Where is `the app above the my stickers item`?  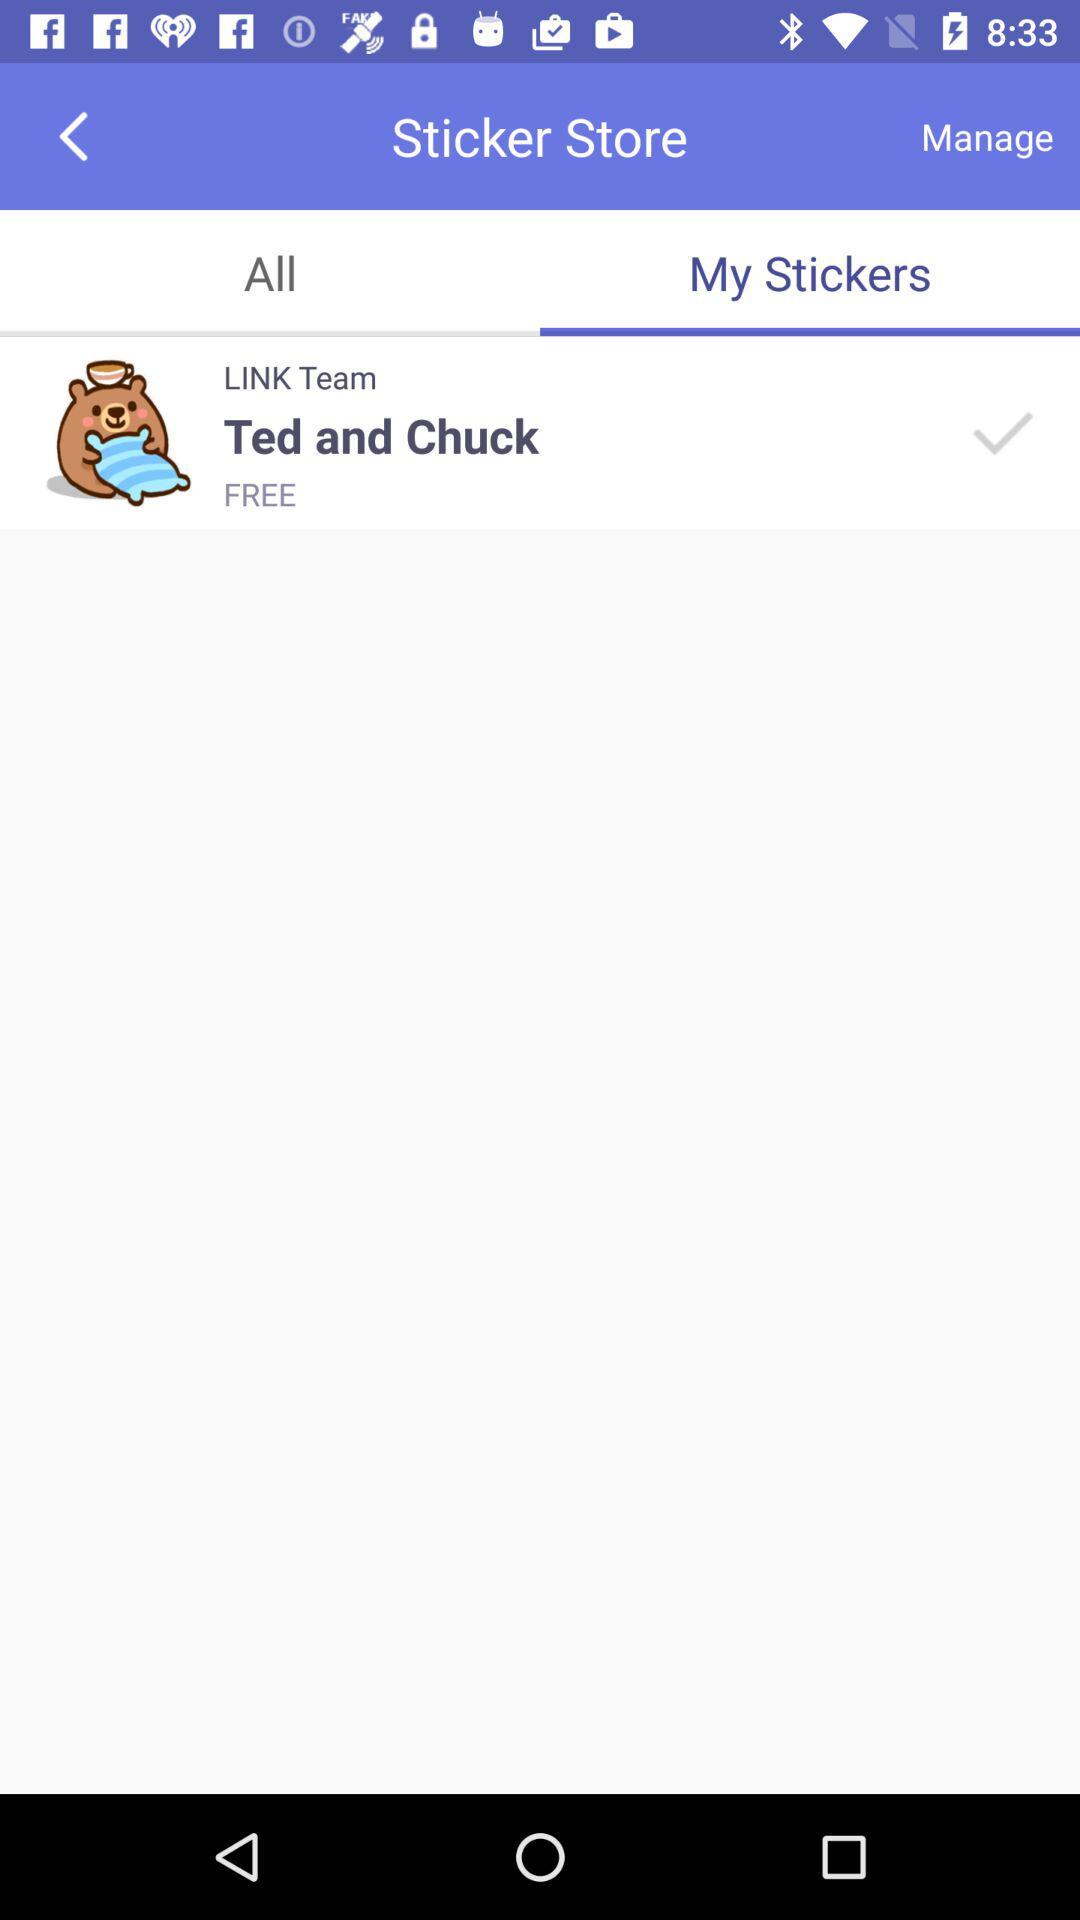 the app above the my stickers item is located at coordinates (986, 135).